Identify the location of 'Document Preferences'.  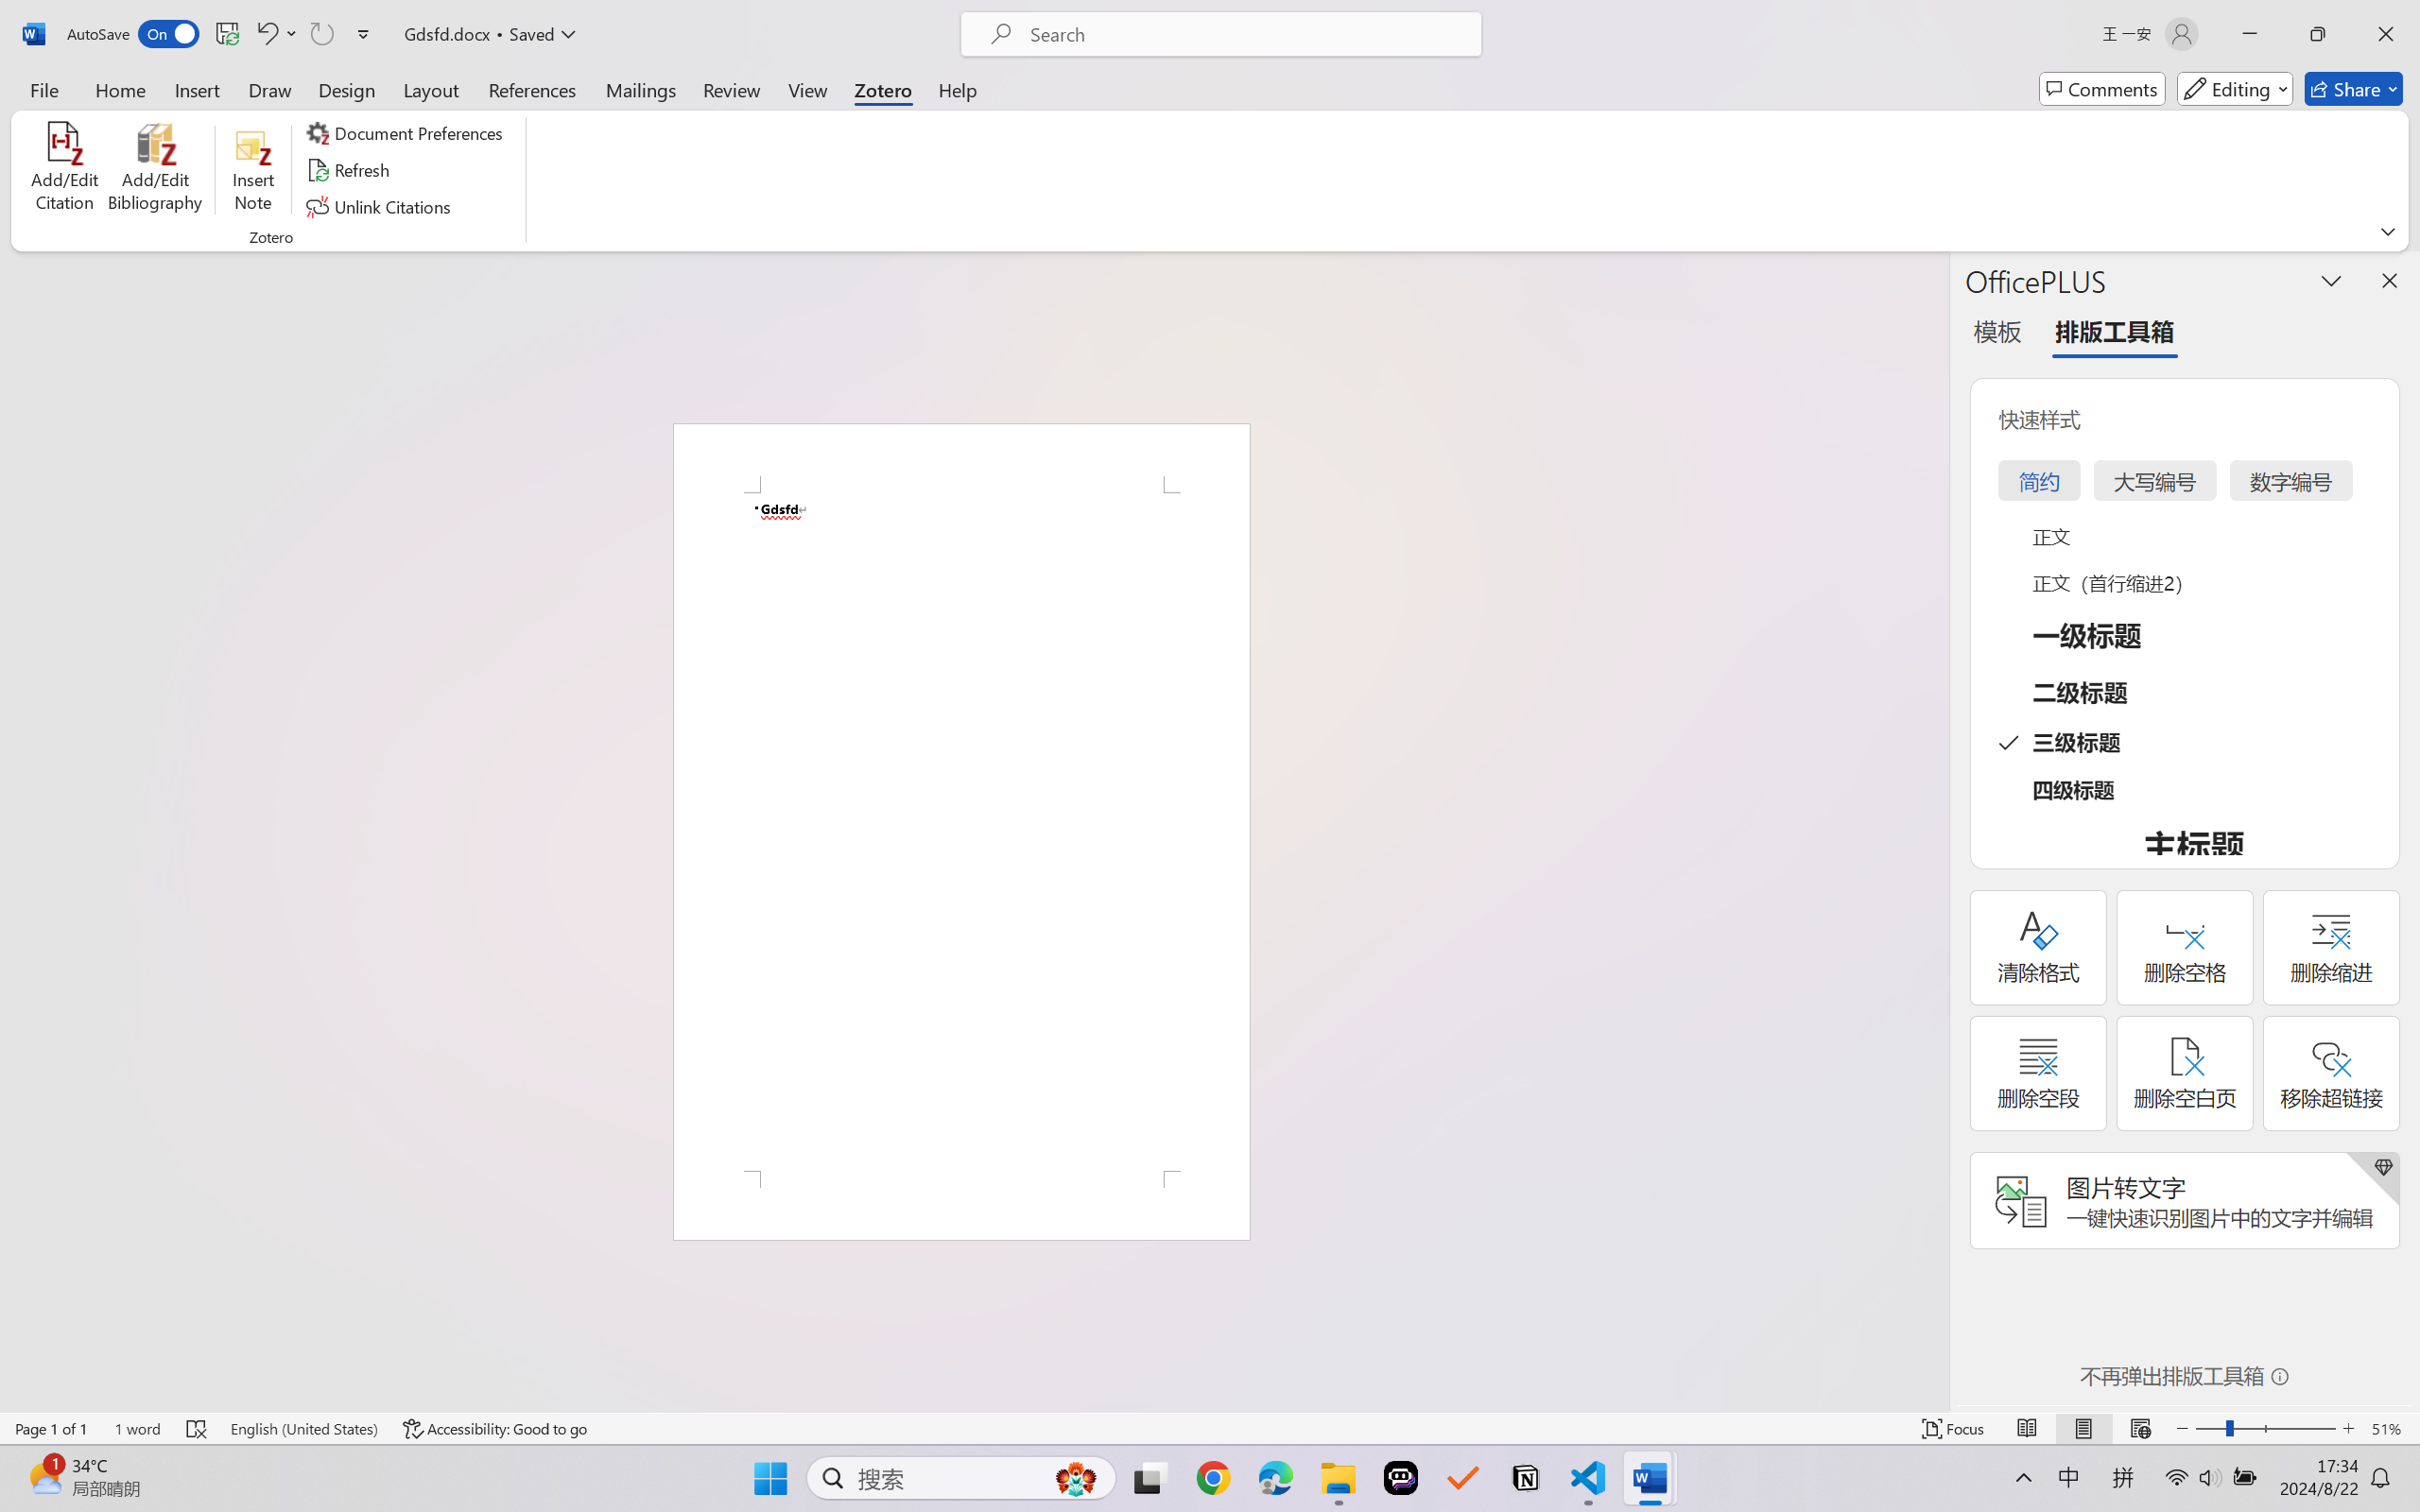
(406, 131).